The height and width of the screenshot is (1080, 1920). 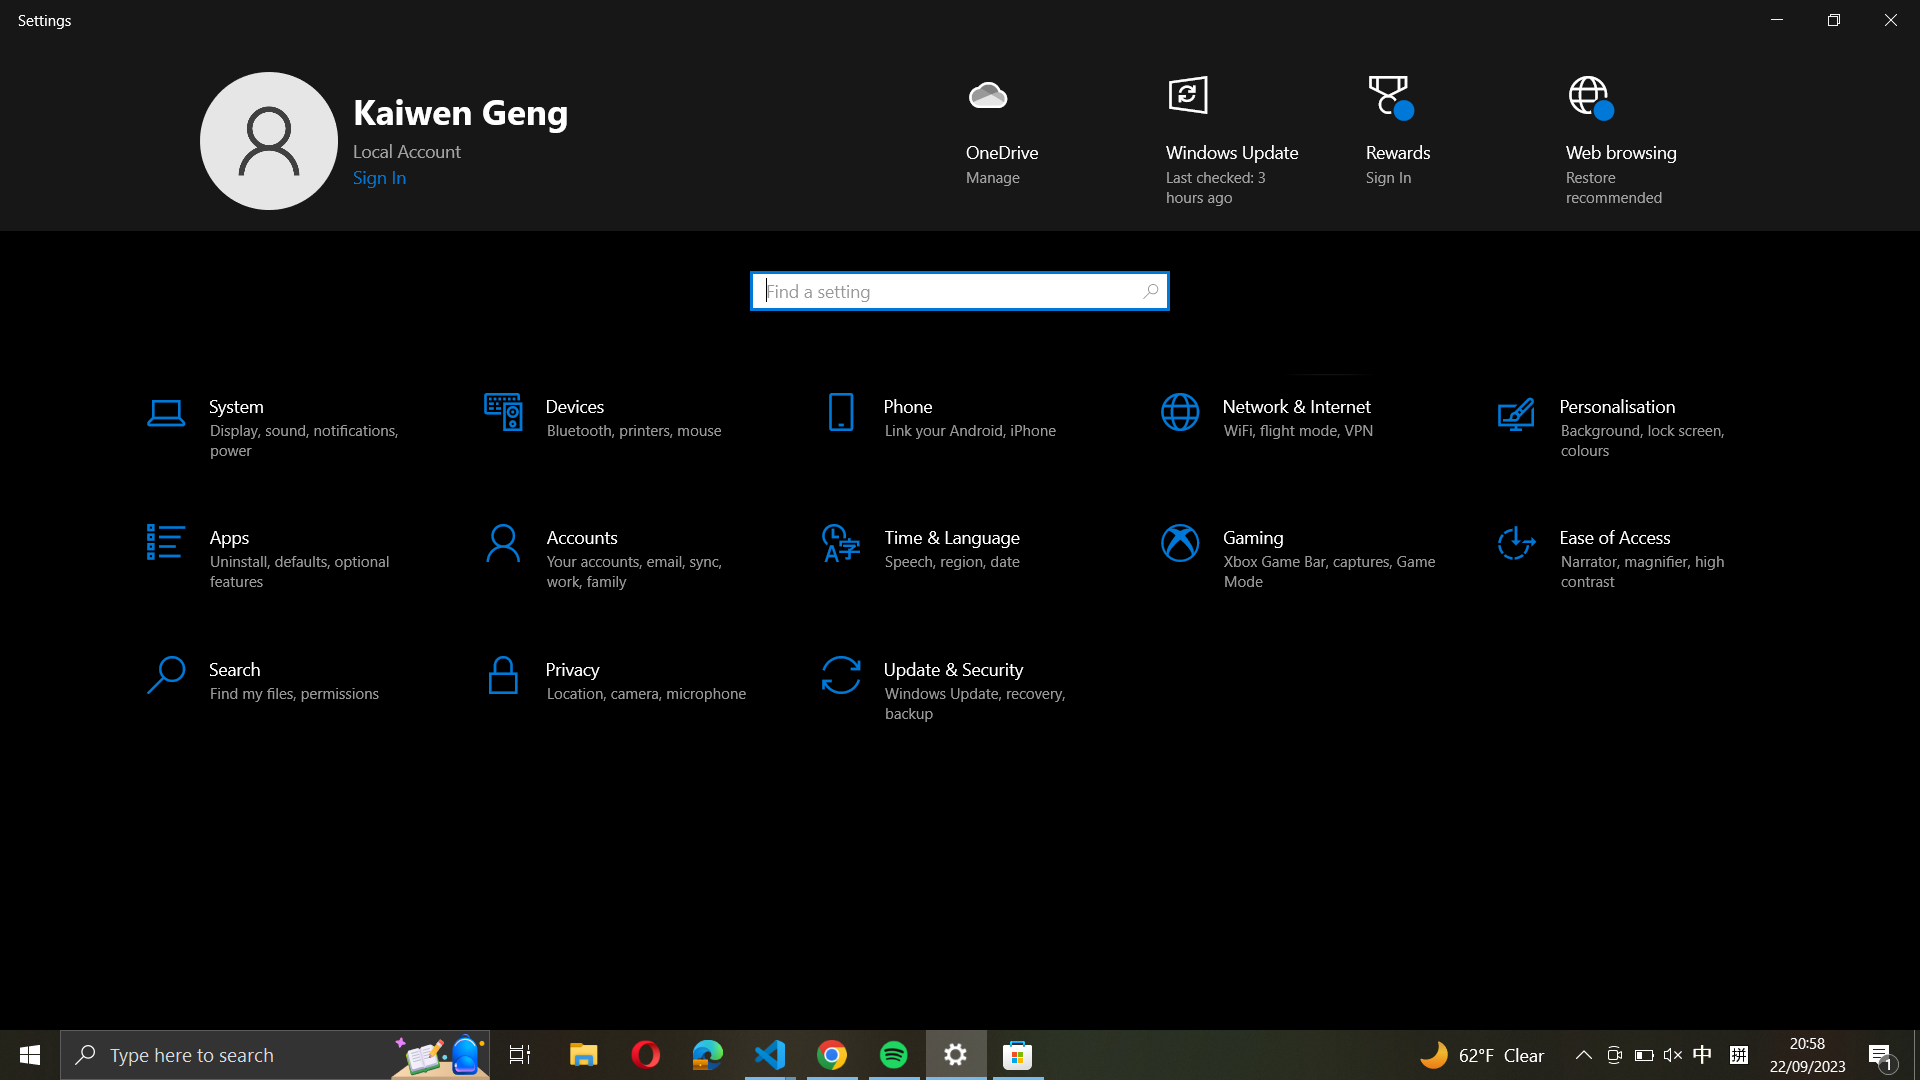 I want to click on the "Update & Security" settings tab, so click(x=961, y=684).